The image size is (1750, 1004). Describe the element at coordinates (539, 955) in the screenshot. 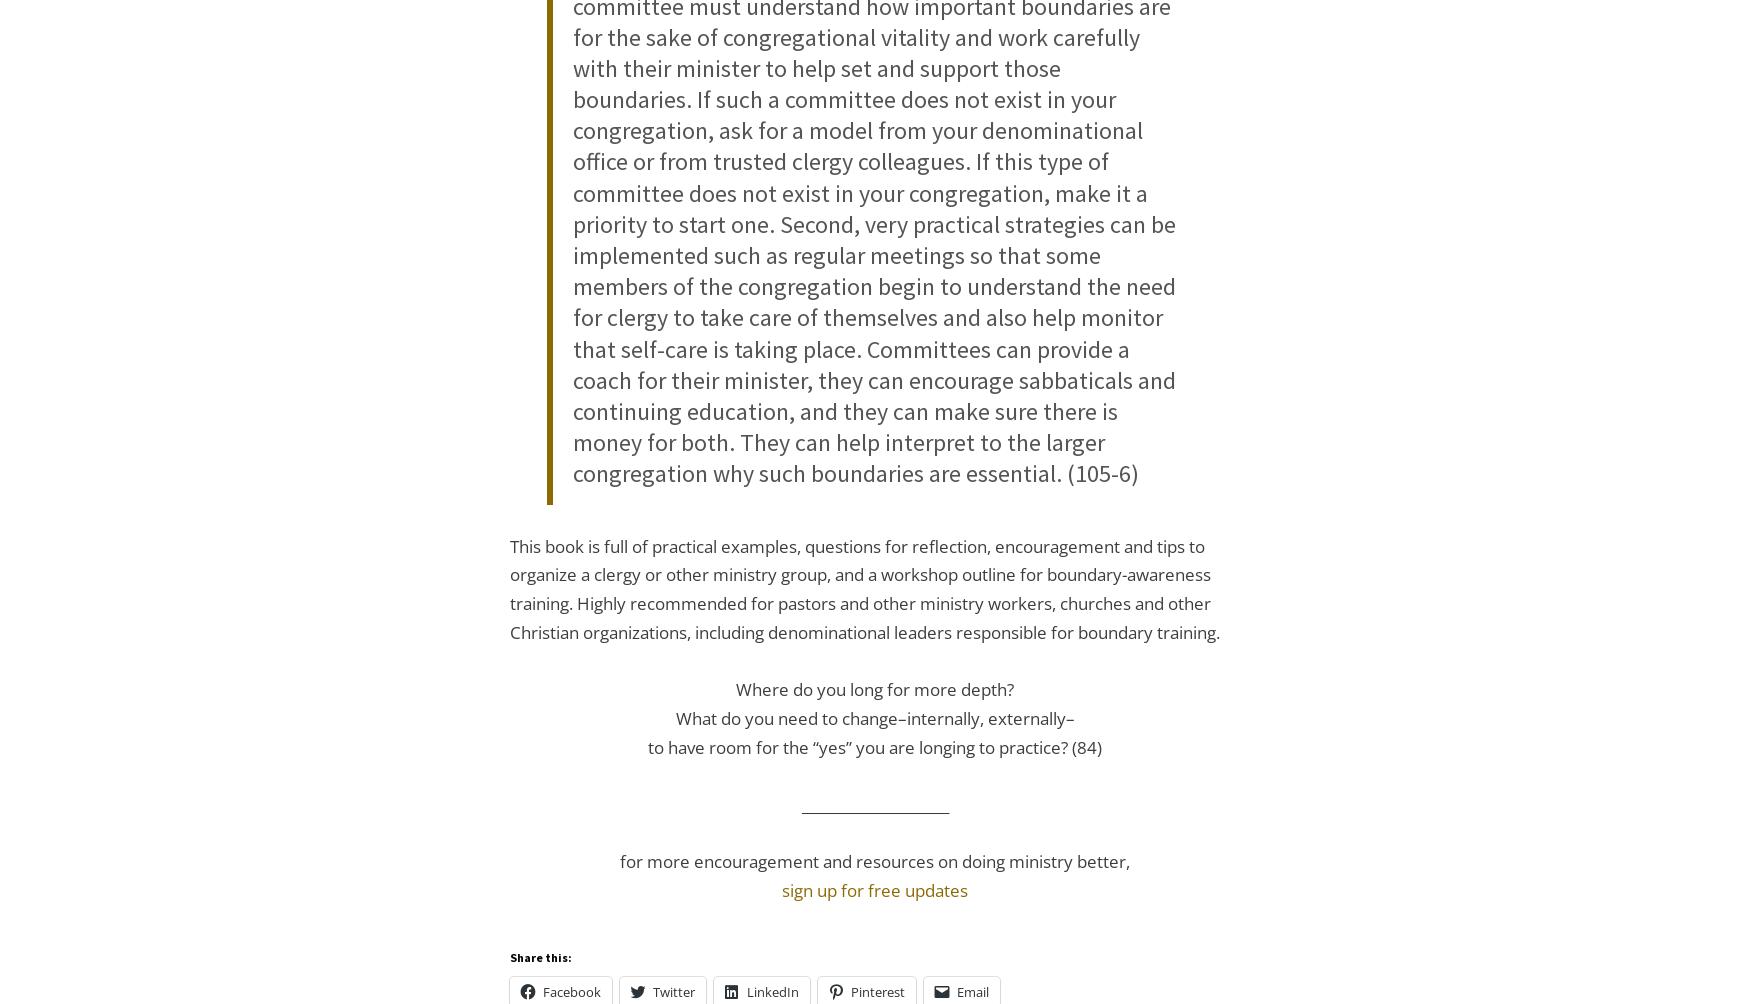

I see `'Share this:'` at that location.